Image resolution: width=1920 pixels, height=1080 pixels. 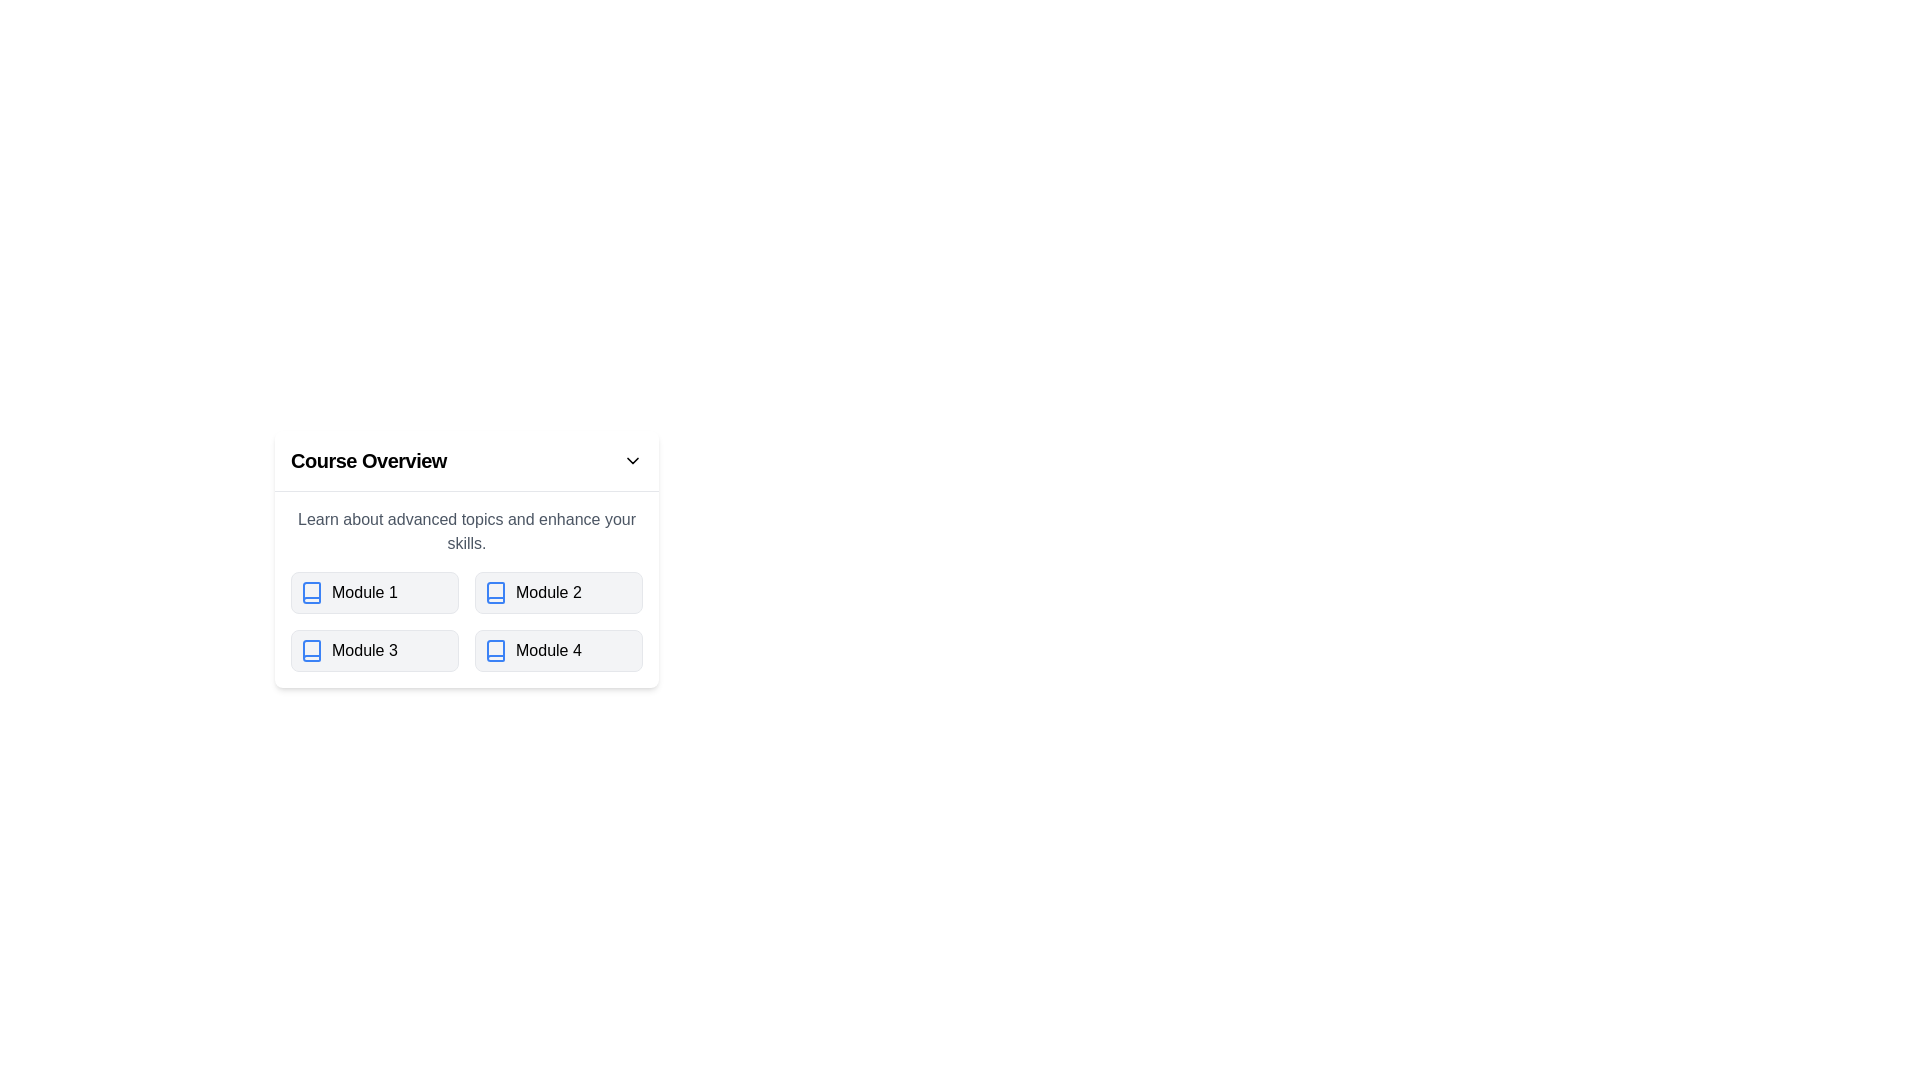 What do you see at coordinates (364, 651) in the screenshot?
I see `the text label displaying 'Module 3', which is styled with a medium weight font and is located in the lower-left quadrant of the module selection area, enclosed in a light gray background with a small blue book icon` at bounding box center [364, 651].